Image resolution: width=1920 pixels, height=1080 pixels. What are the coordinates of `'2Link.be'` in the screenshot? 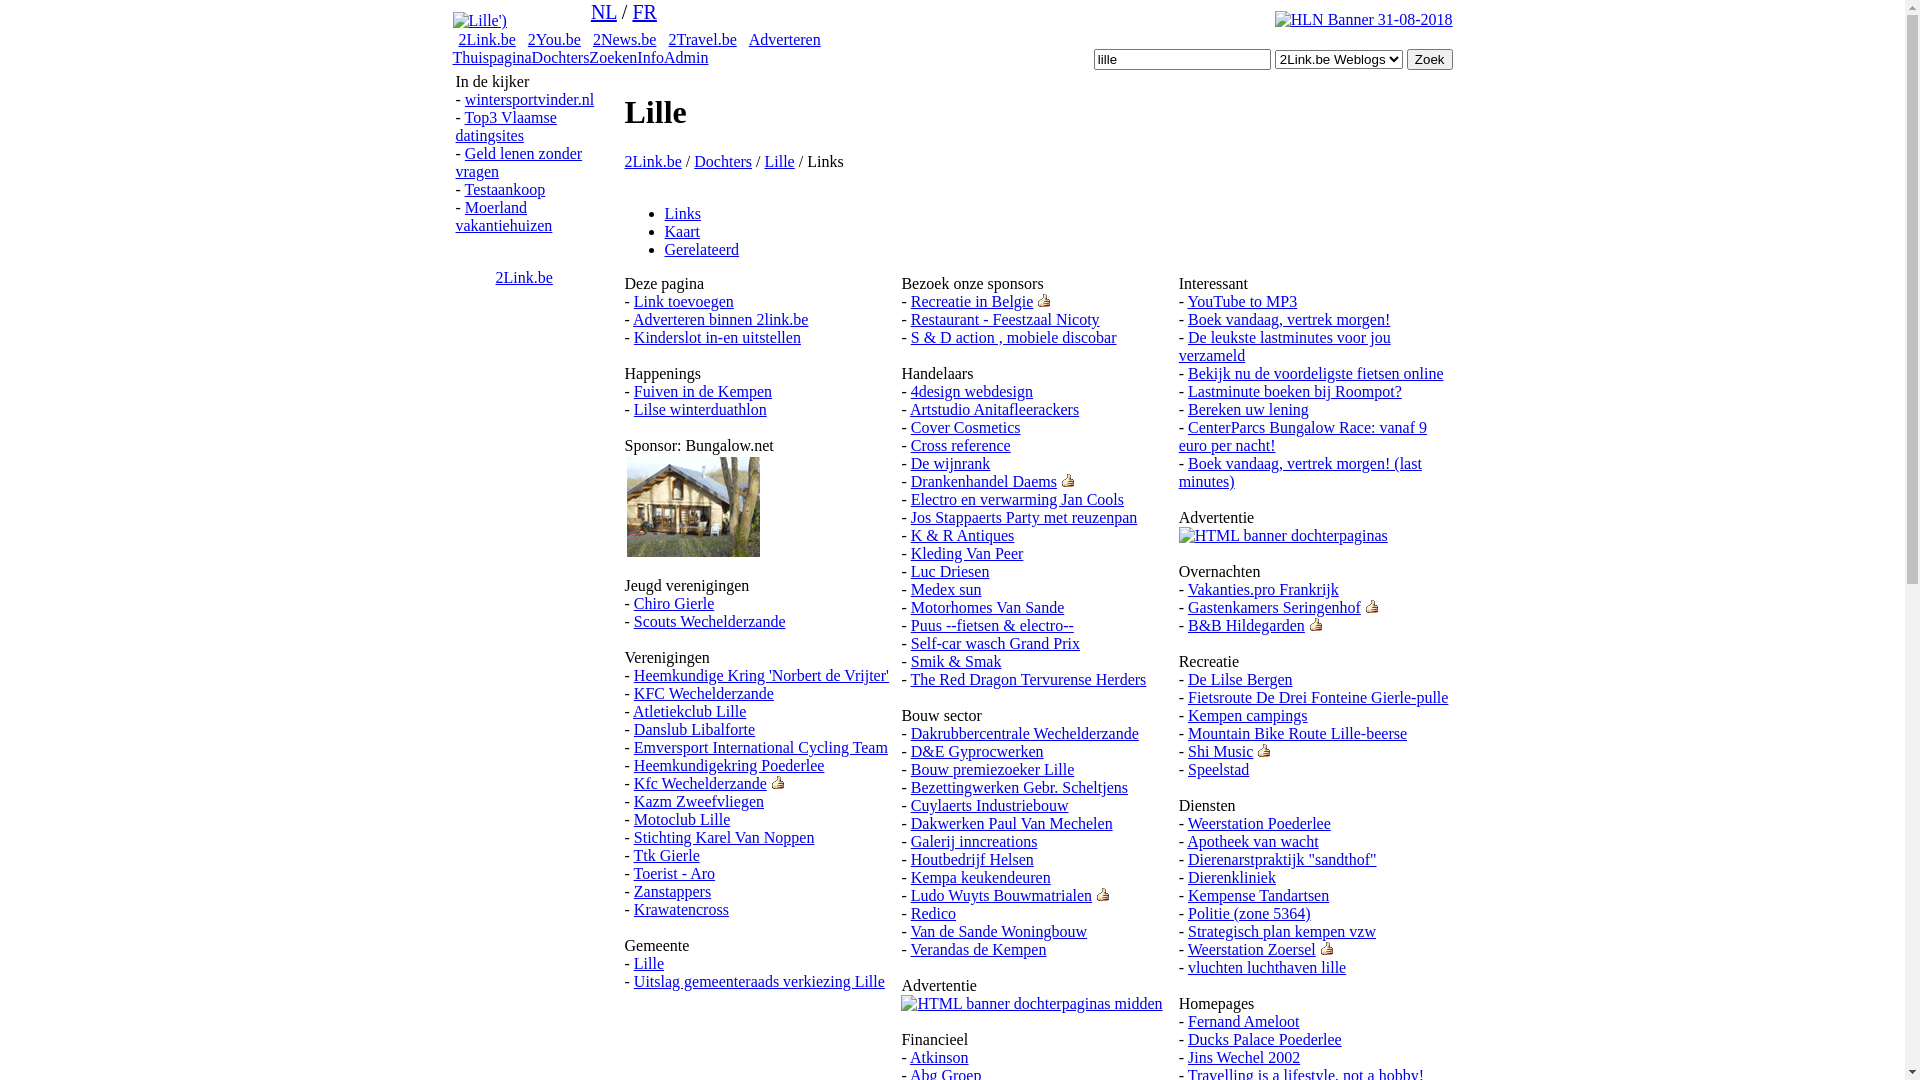 It's located at (486, 39).